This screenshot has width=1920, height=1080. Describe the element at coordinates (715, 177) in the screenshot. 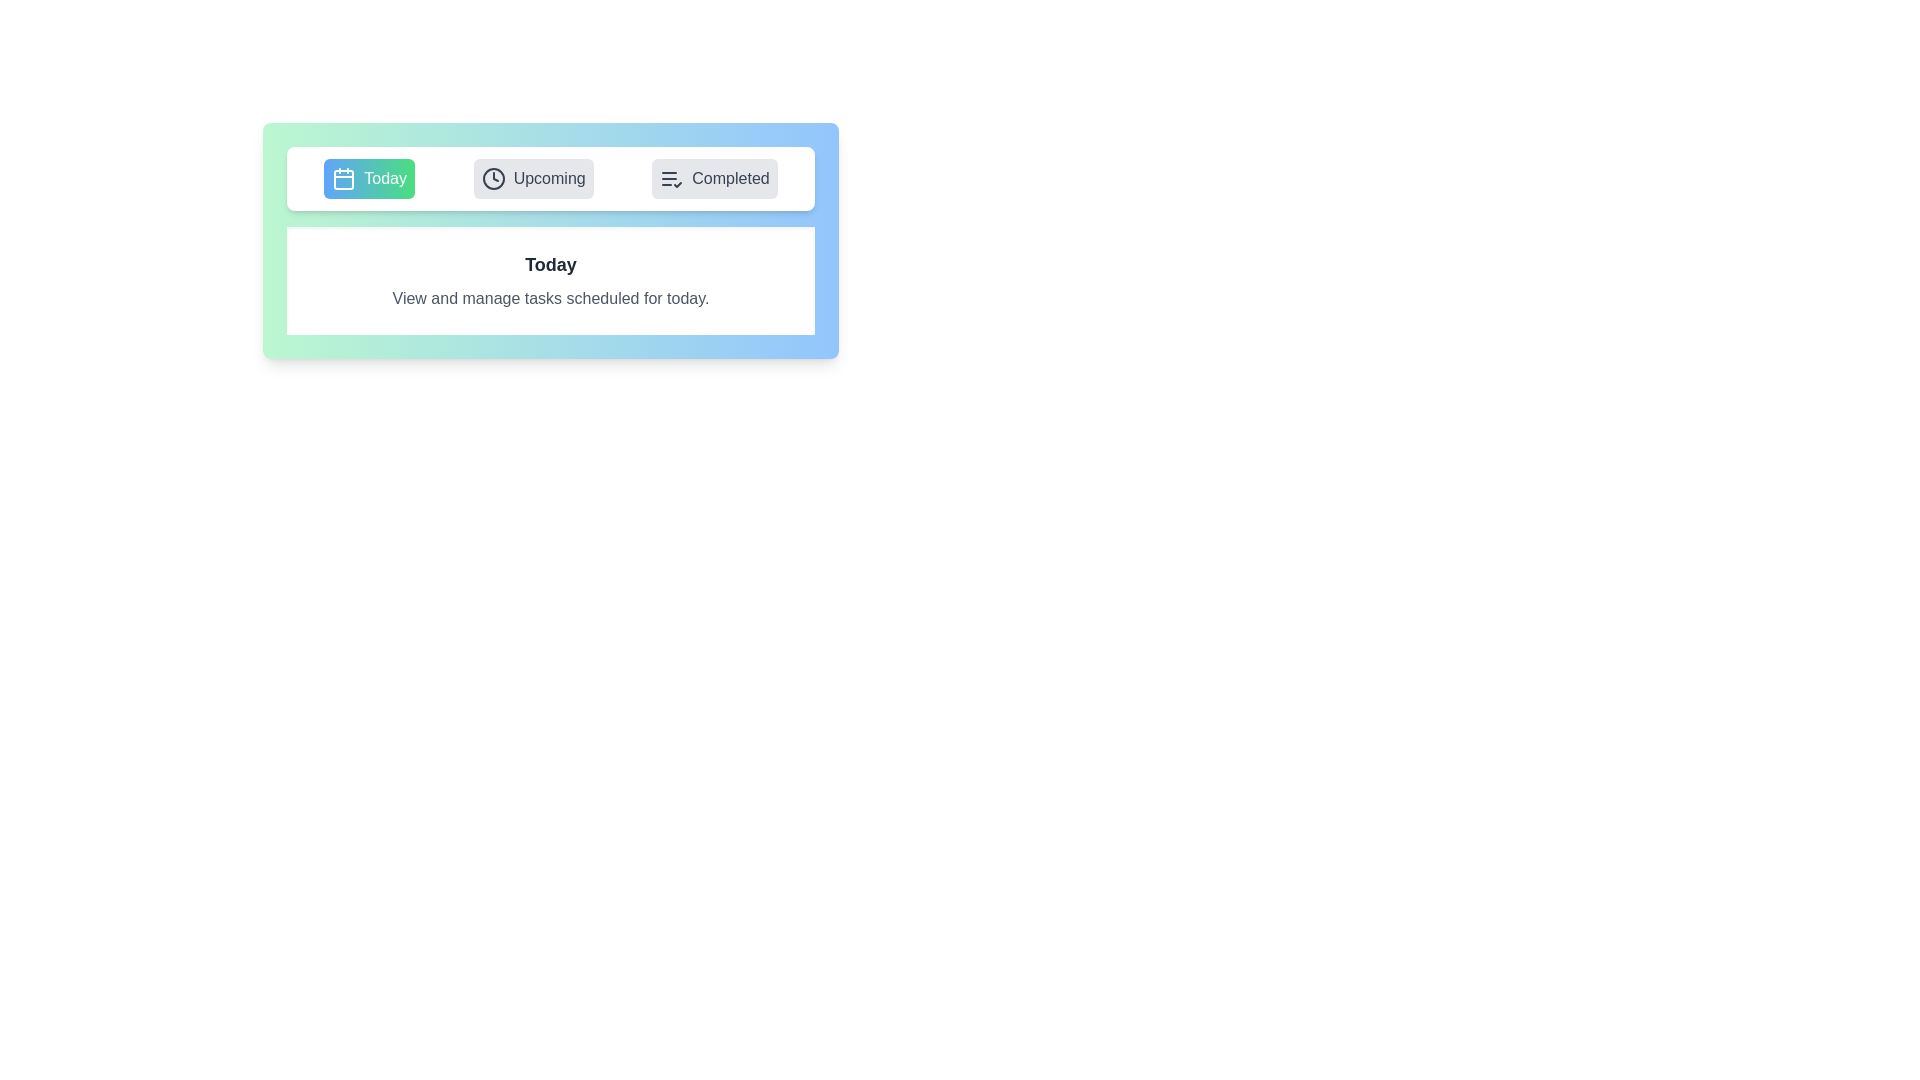

I see `the Completed tab` at that location.